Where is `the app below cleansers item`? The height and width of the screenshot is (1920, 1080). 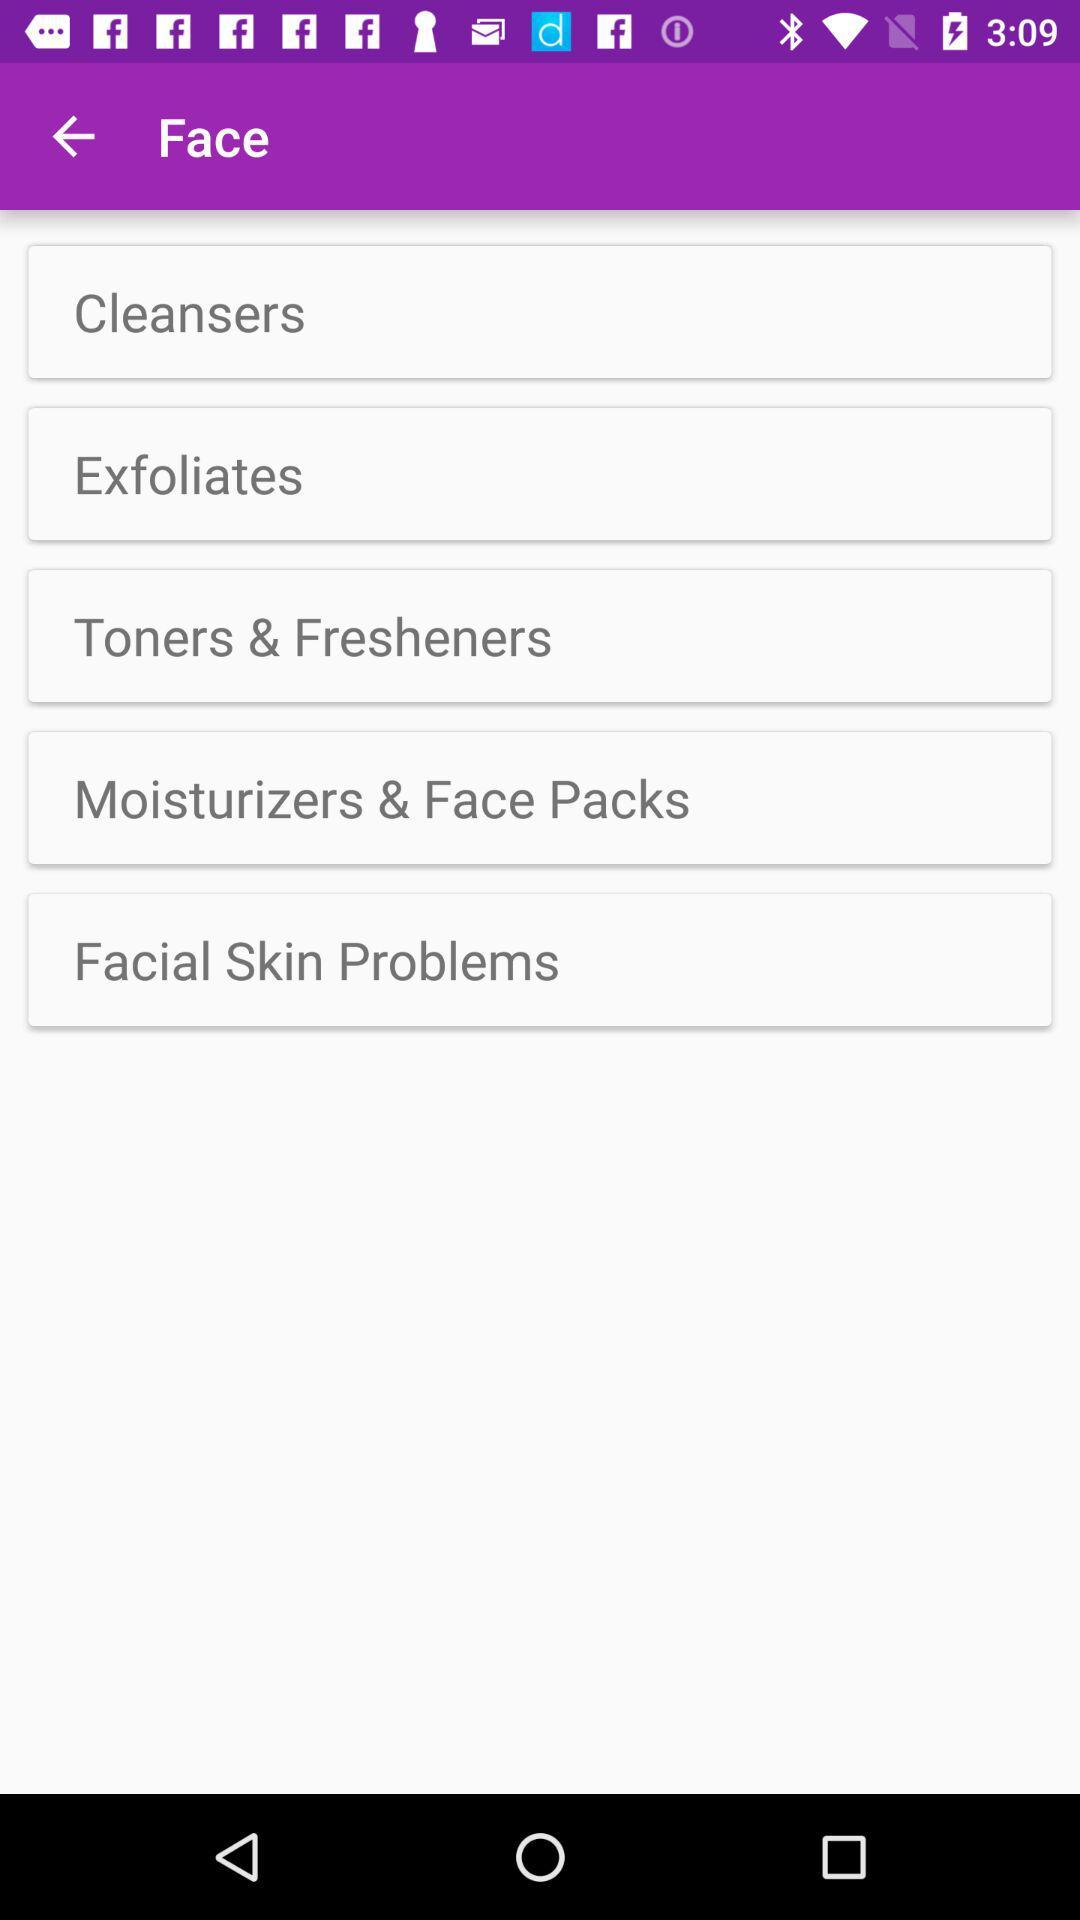 the app below cleansers item is located at coordinates (540, 473).